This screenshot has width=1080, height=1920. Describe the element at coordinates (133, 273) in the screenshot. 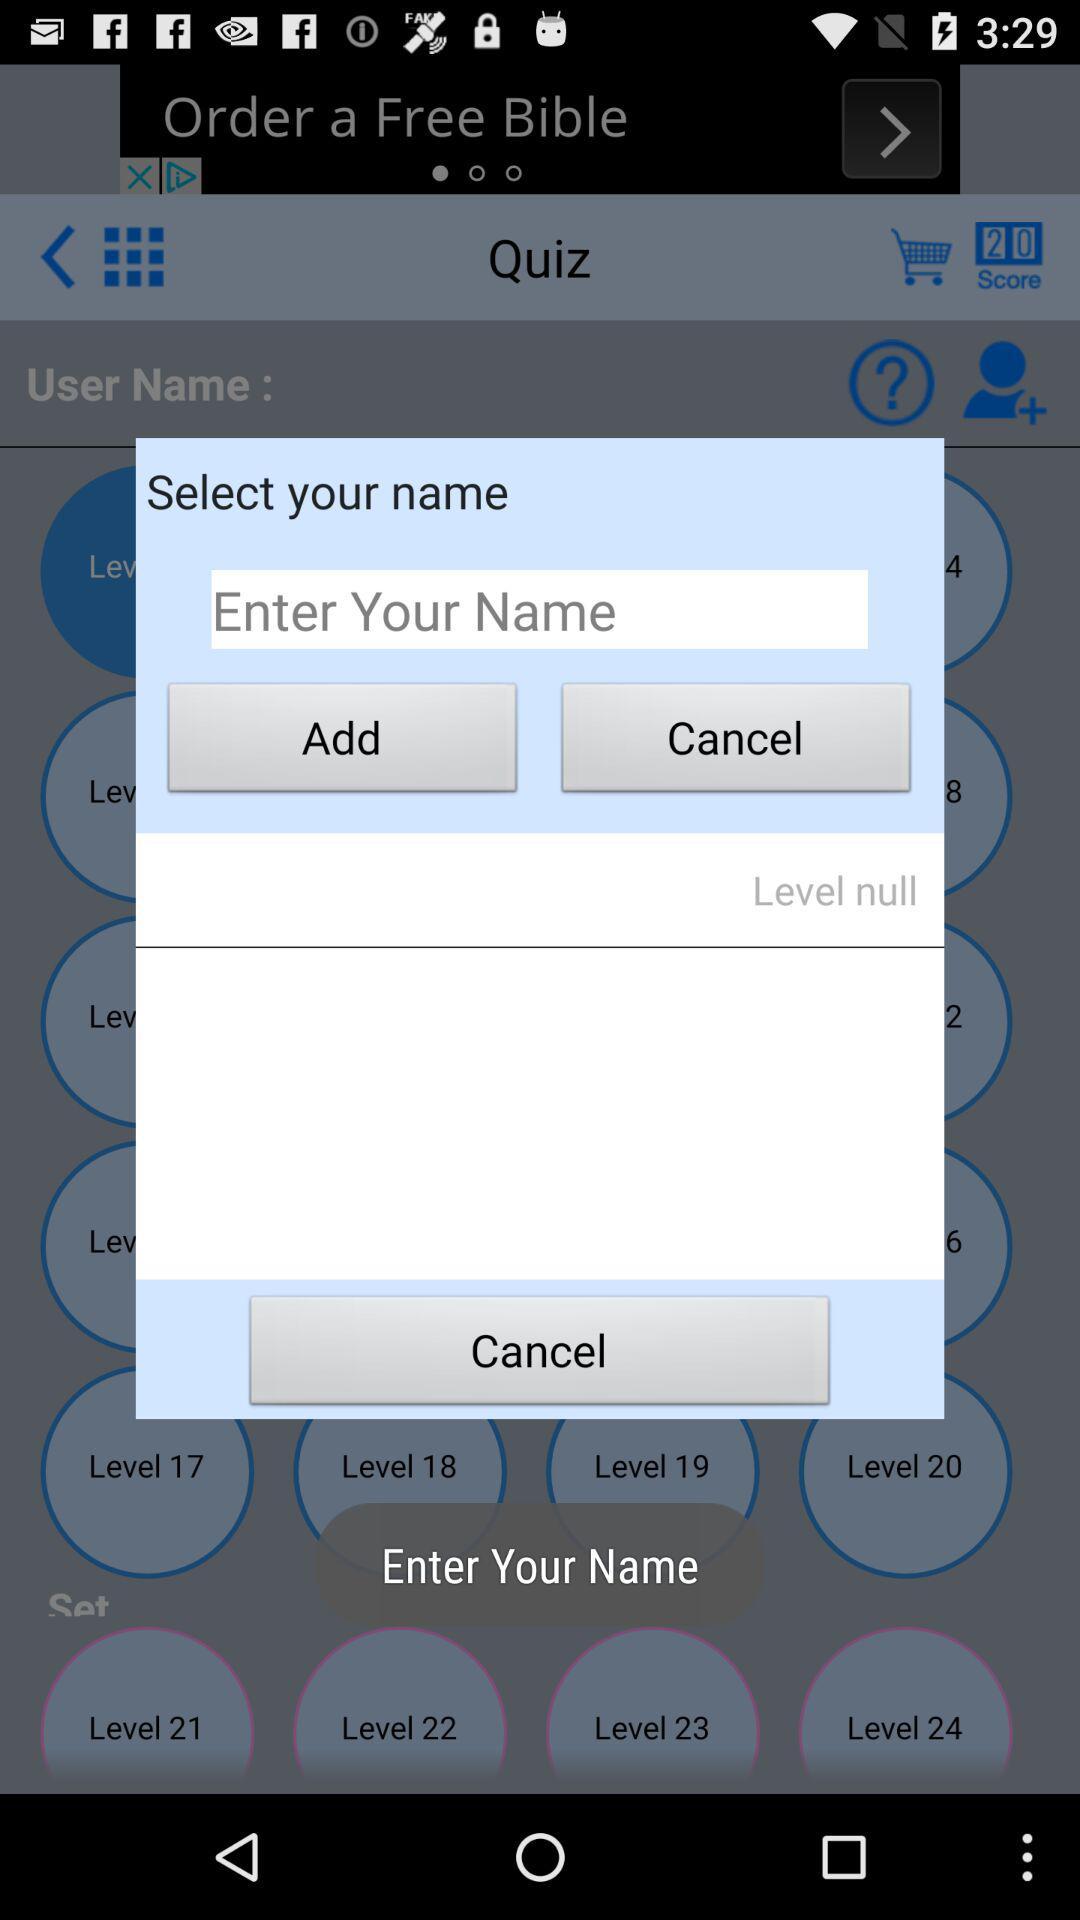

I see `the dialpad icon` at that location.